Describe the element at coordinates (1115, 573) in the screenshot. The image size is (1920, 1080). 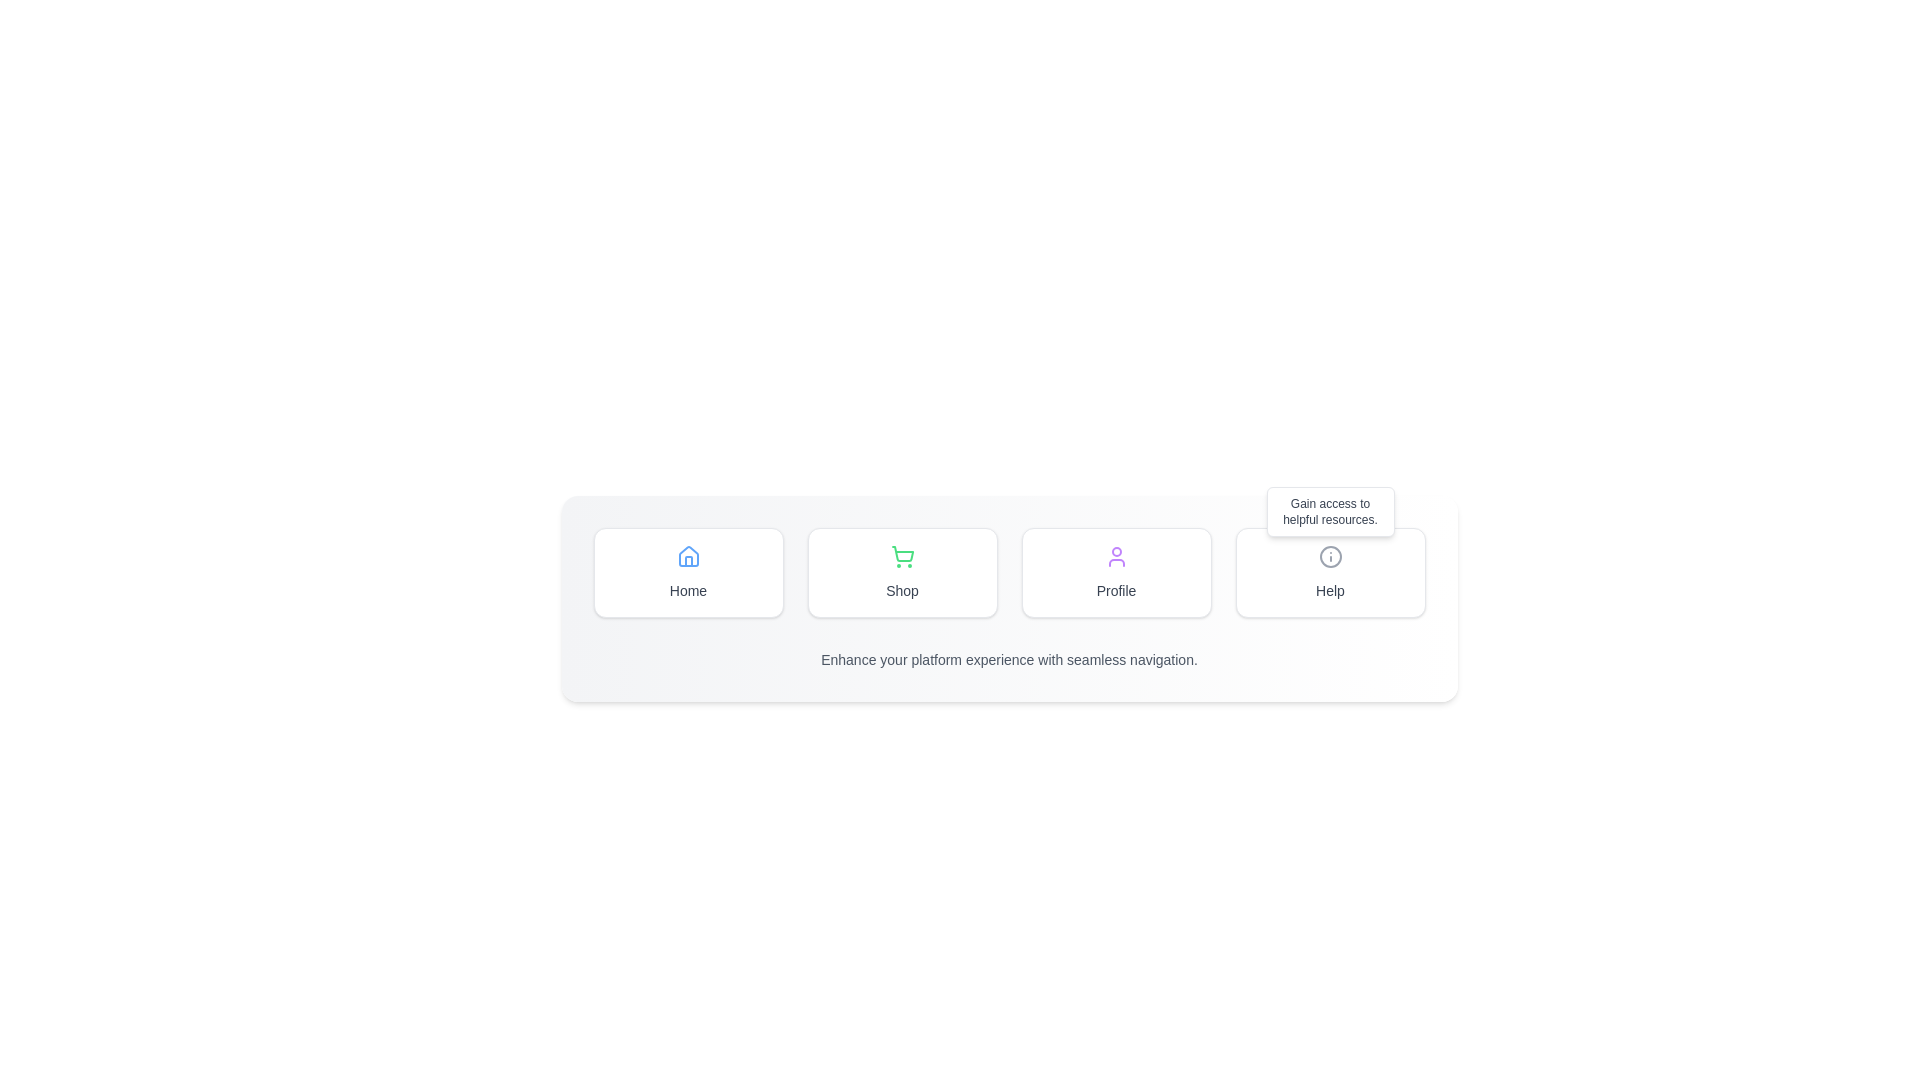
I see `the 'Profile' button-like card element in the navigation menu to trigger visual changes such as a border highlight` at that location.